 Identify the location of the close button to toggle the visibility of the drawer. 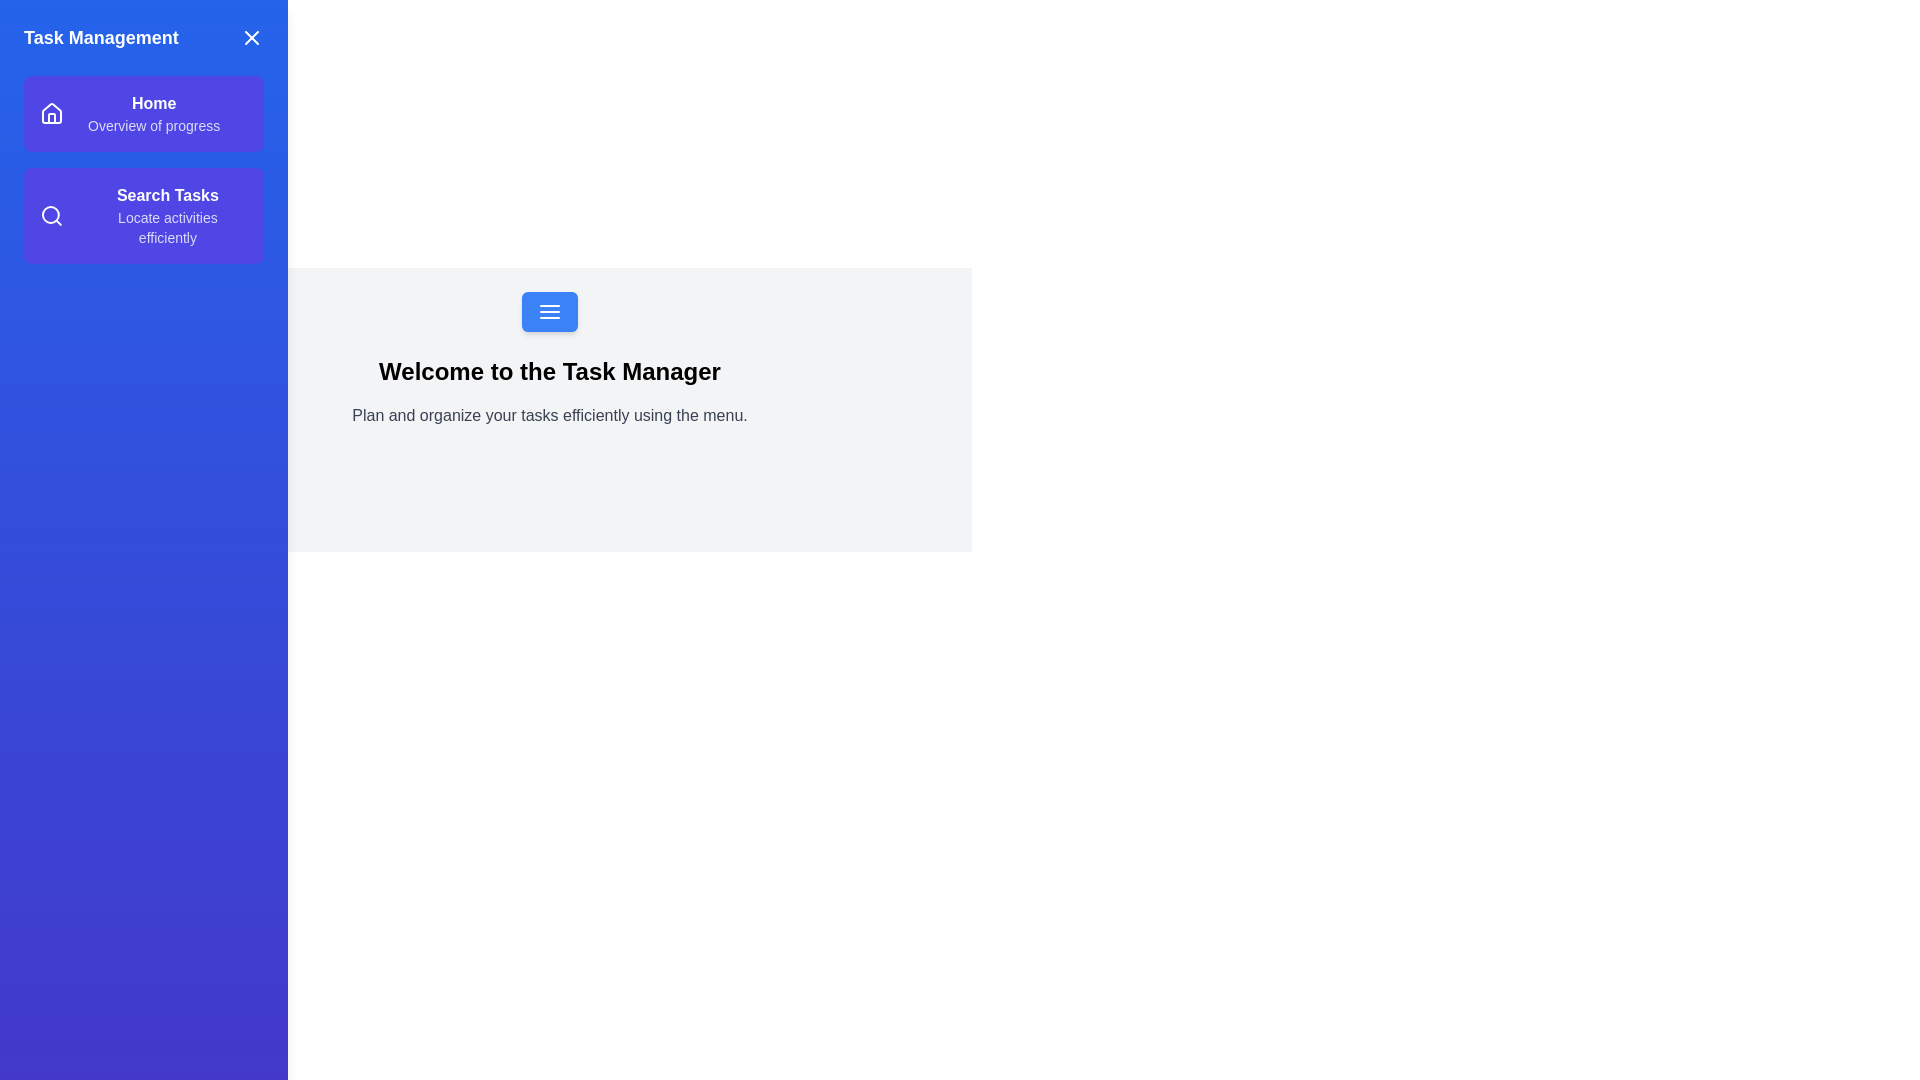
(251, 38).